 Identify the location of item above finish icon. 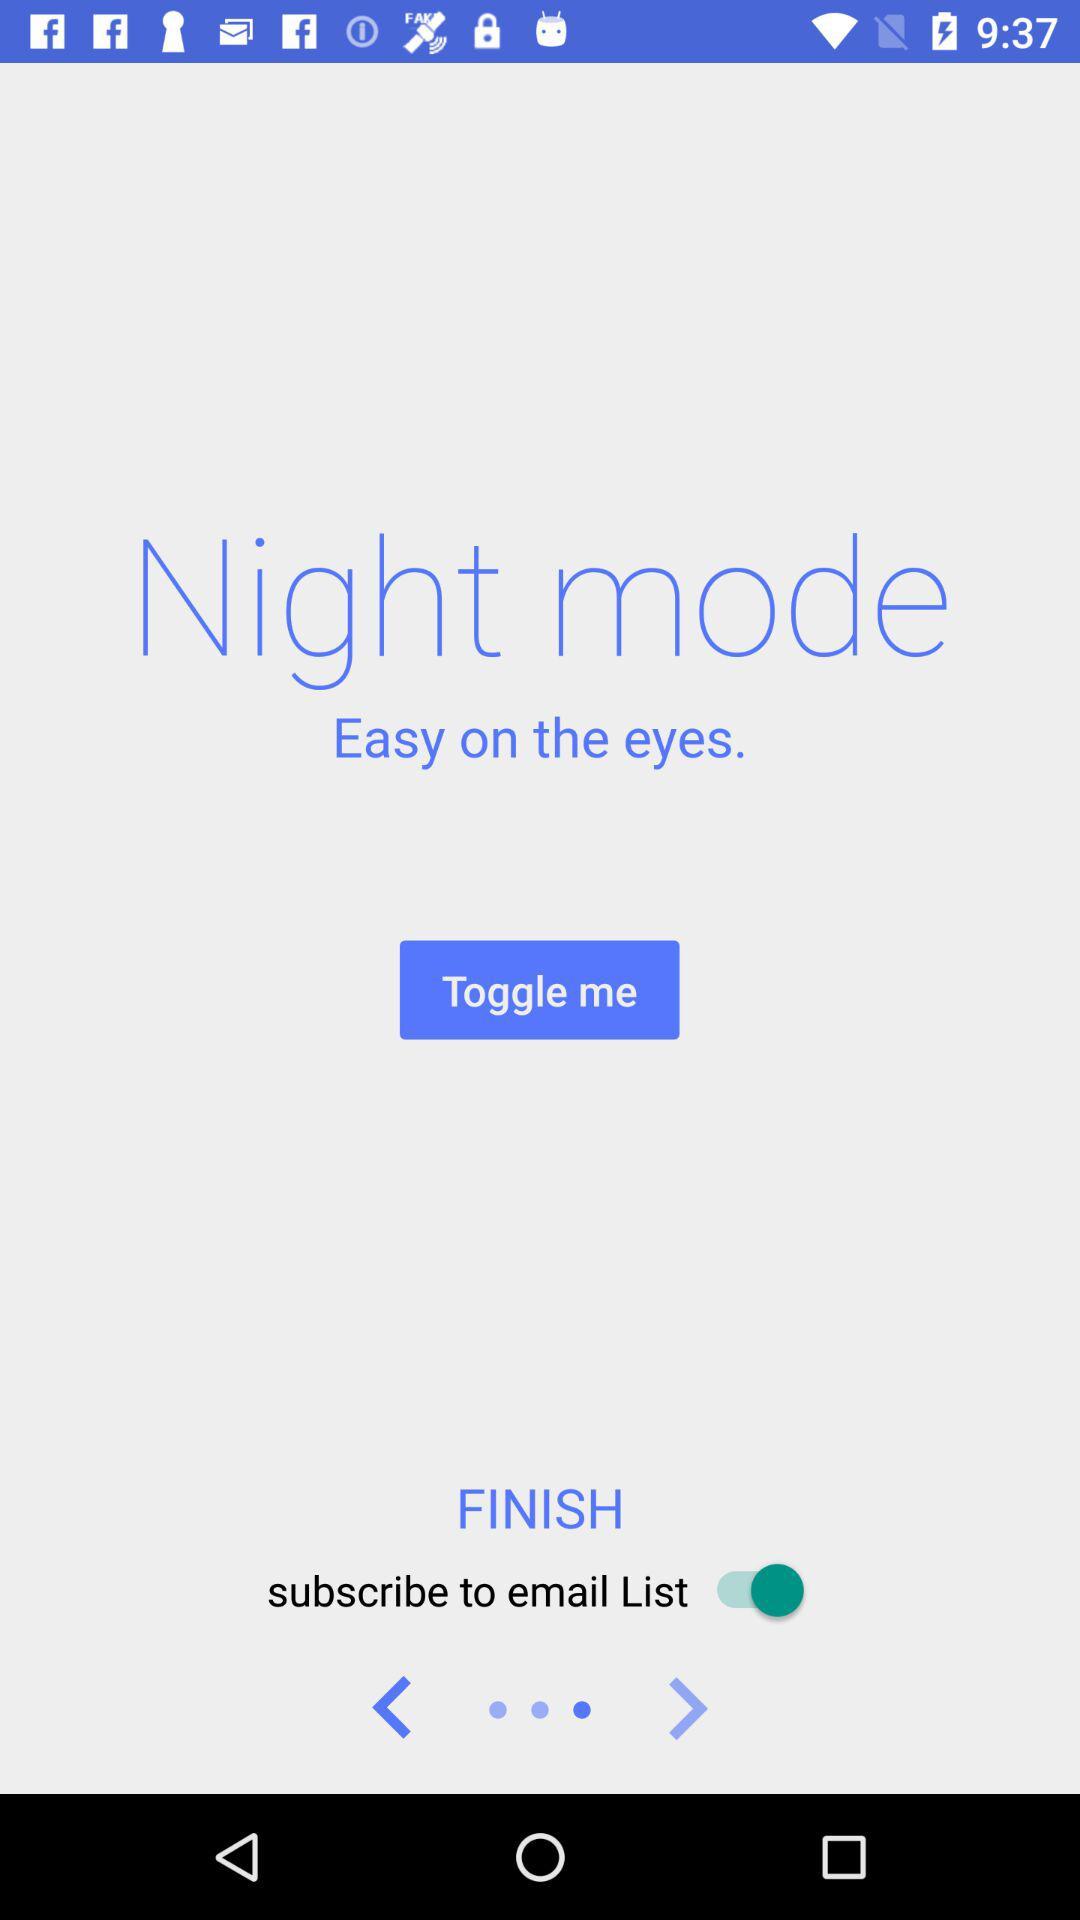
(538, 989).